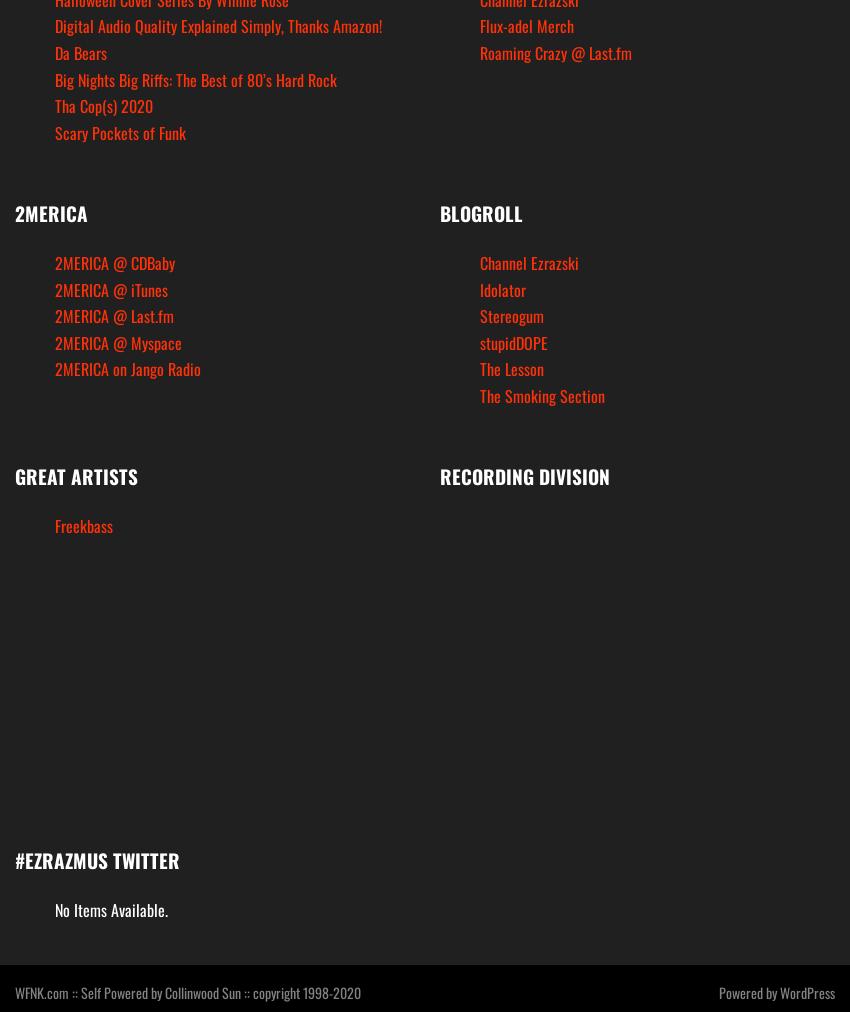  What do you see at coordinates (113, 315) in the screenshot?
I see `'2MERICA @ Last.fm'` at bounding box center [113, 315].